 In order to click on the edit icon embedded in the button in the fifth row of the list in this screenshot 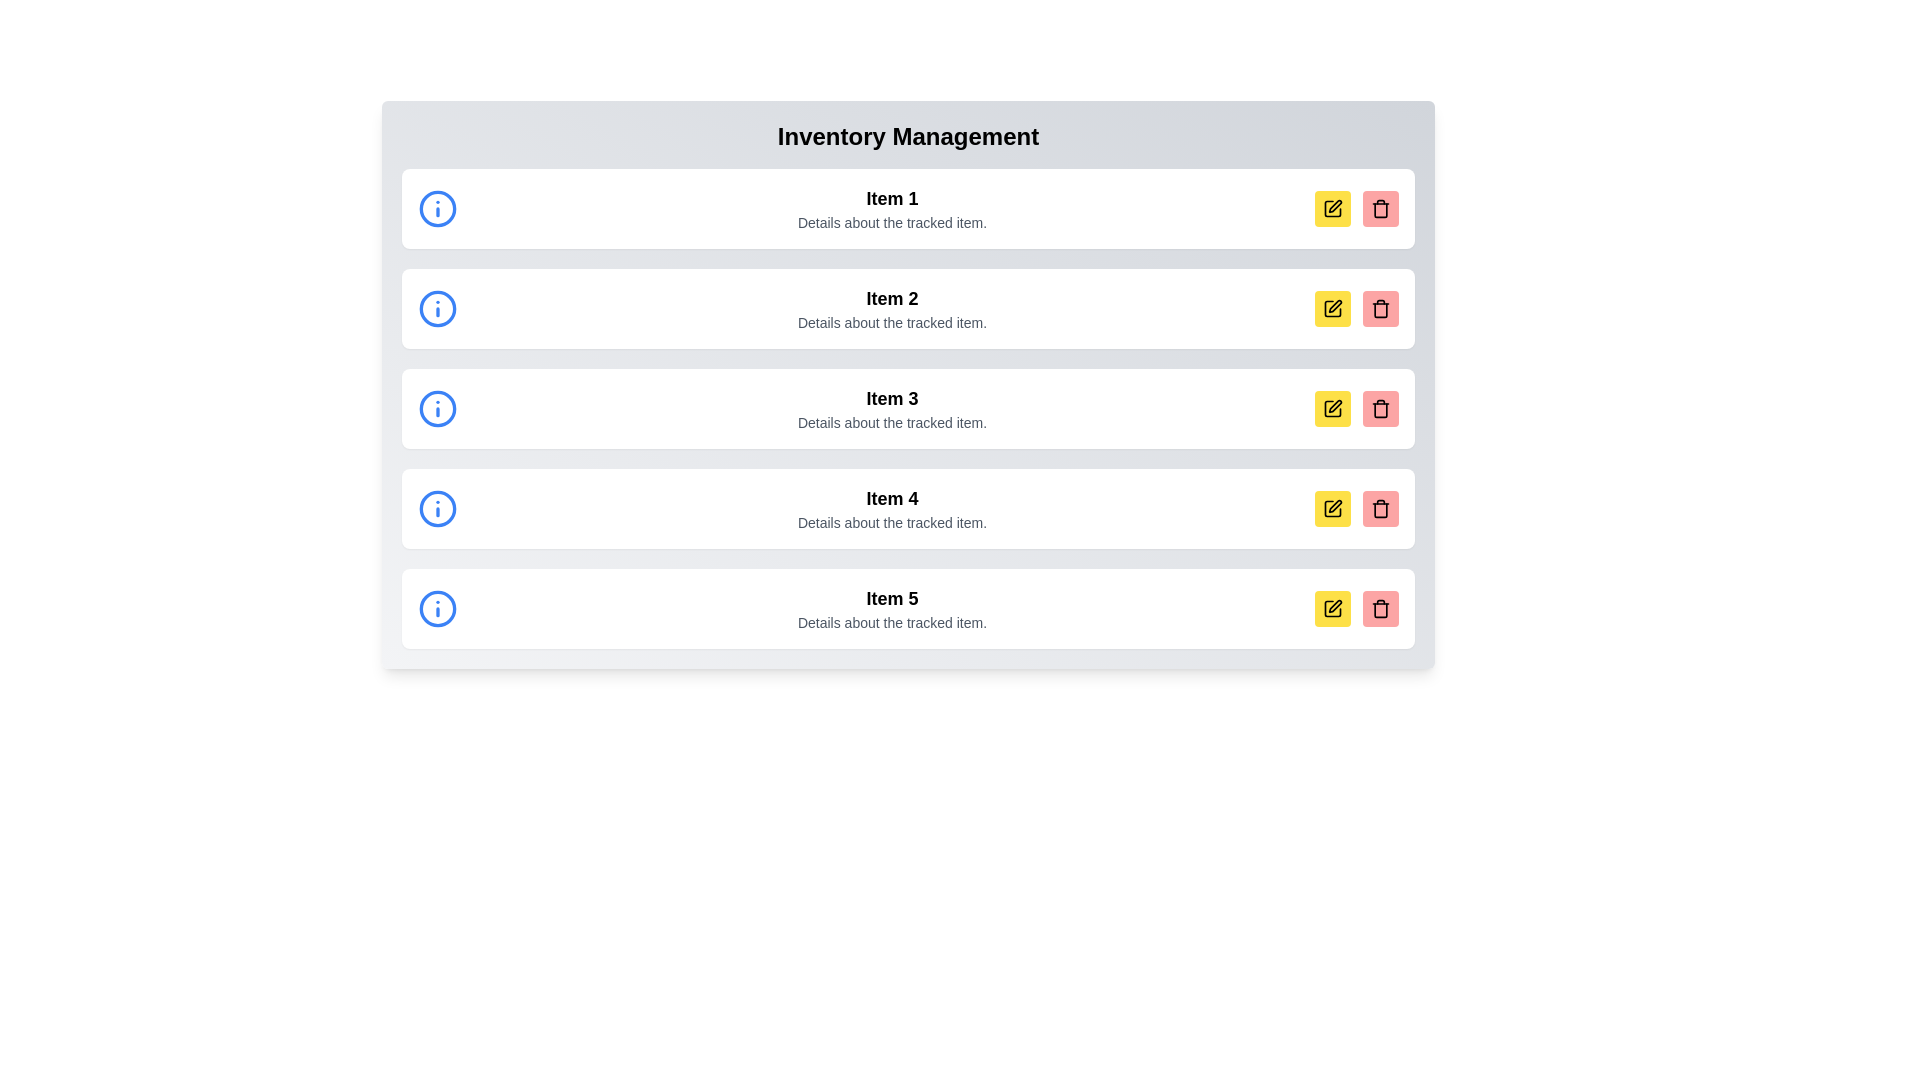, I will do `click(1333, 508)`.